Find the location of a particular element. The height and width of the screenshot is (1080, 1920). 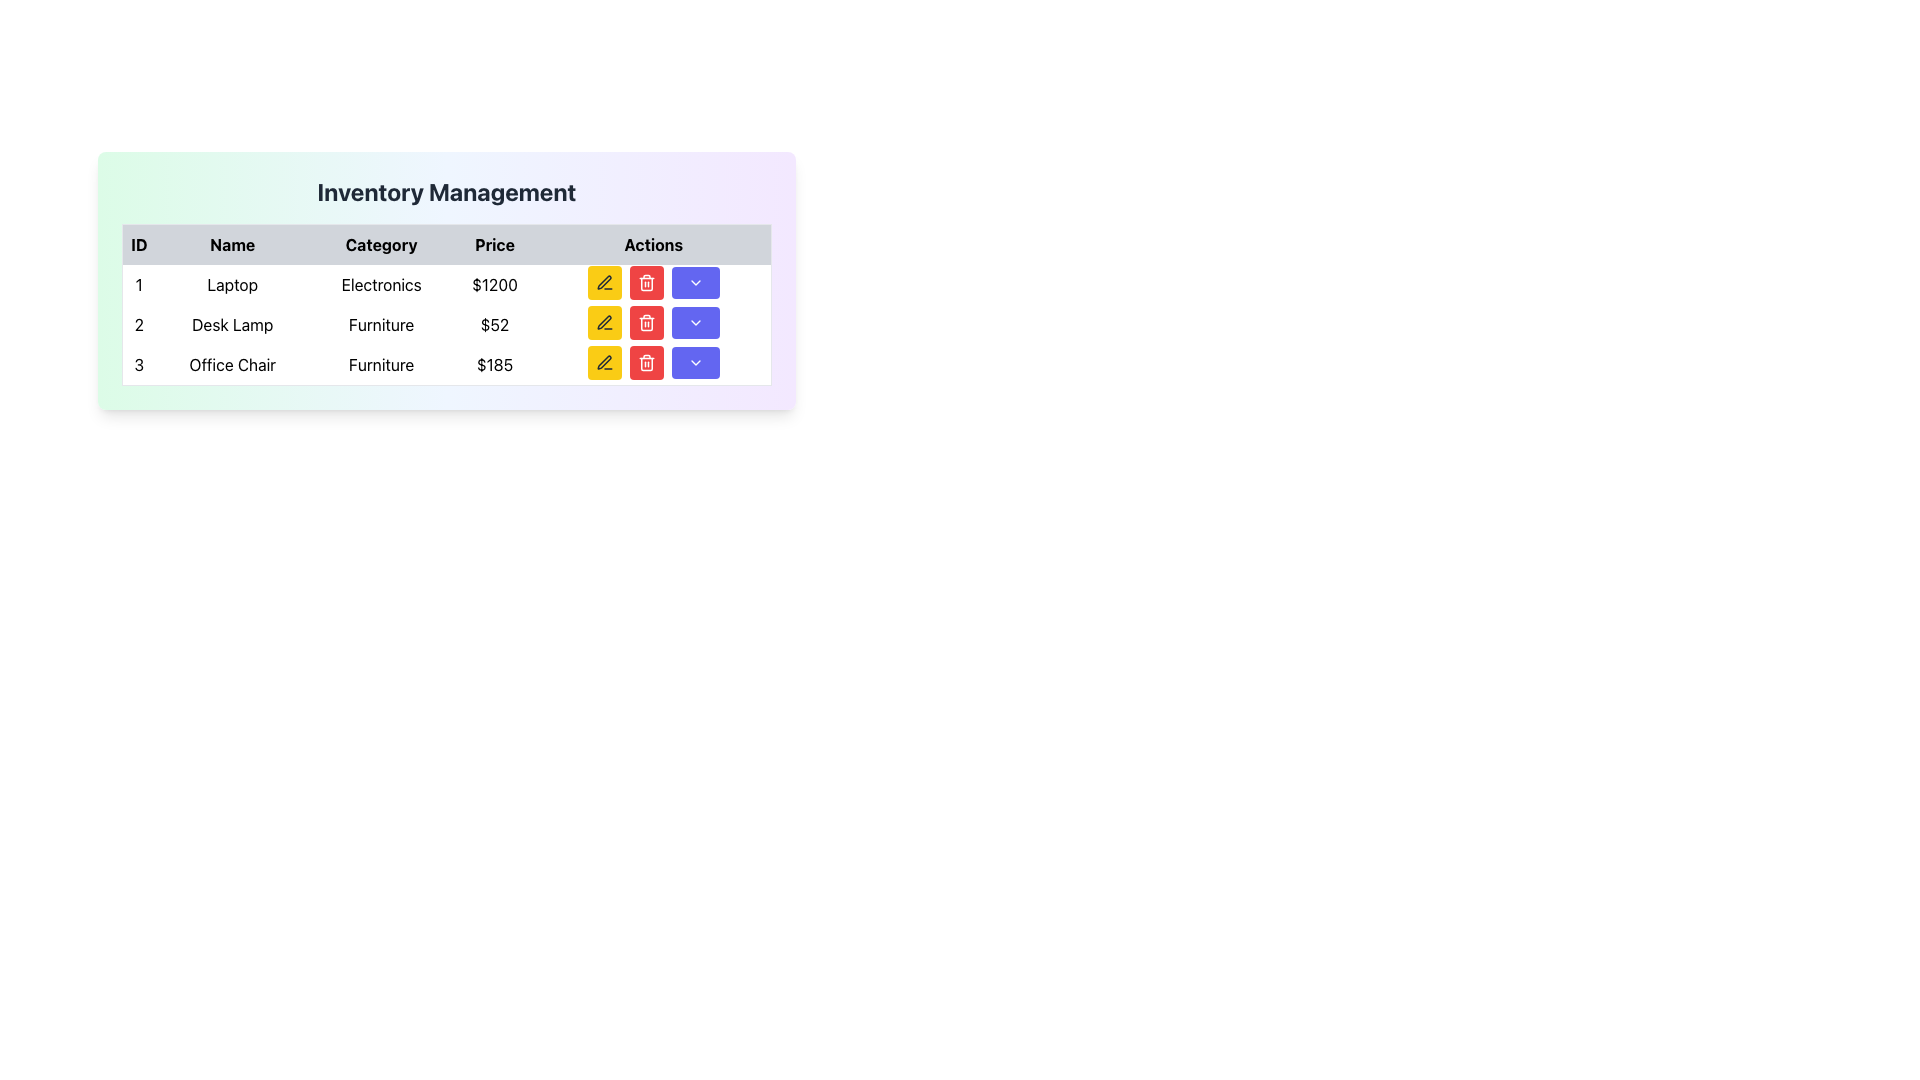

the text element that displays the unique identifier for the second row and first column of the table related to 'Desk Lamp' is located at coordinates (138, 323).